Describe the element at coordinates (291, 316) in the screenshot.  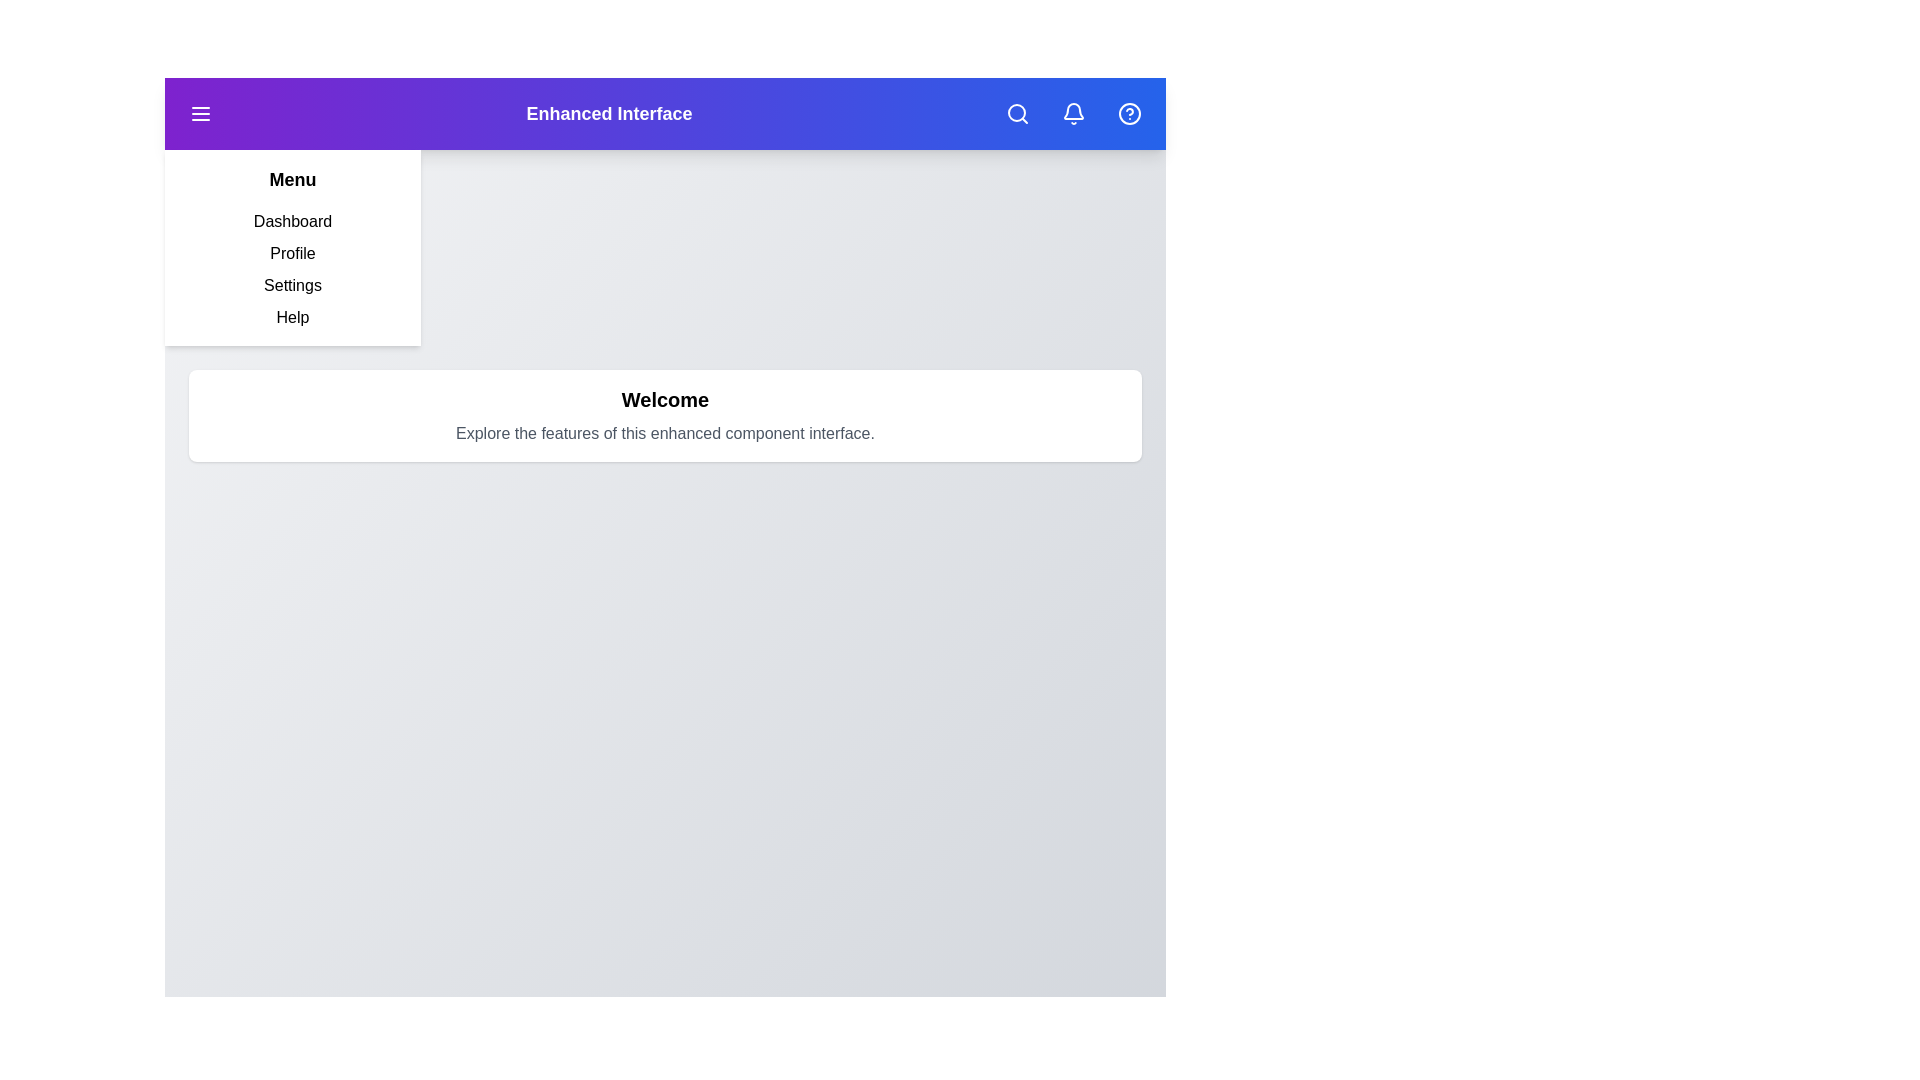
I see `the menu item Help from the sidebar` at that location.